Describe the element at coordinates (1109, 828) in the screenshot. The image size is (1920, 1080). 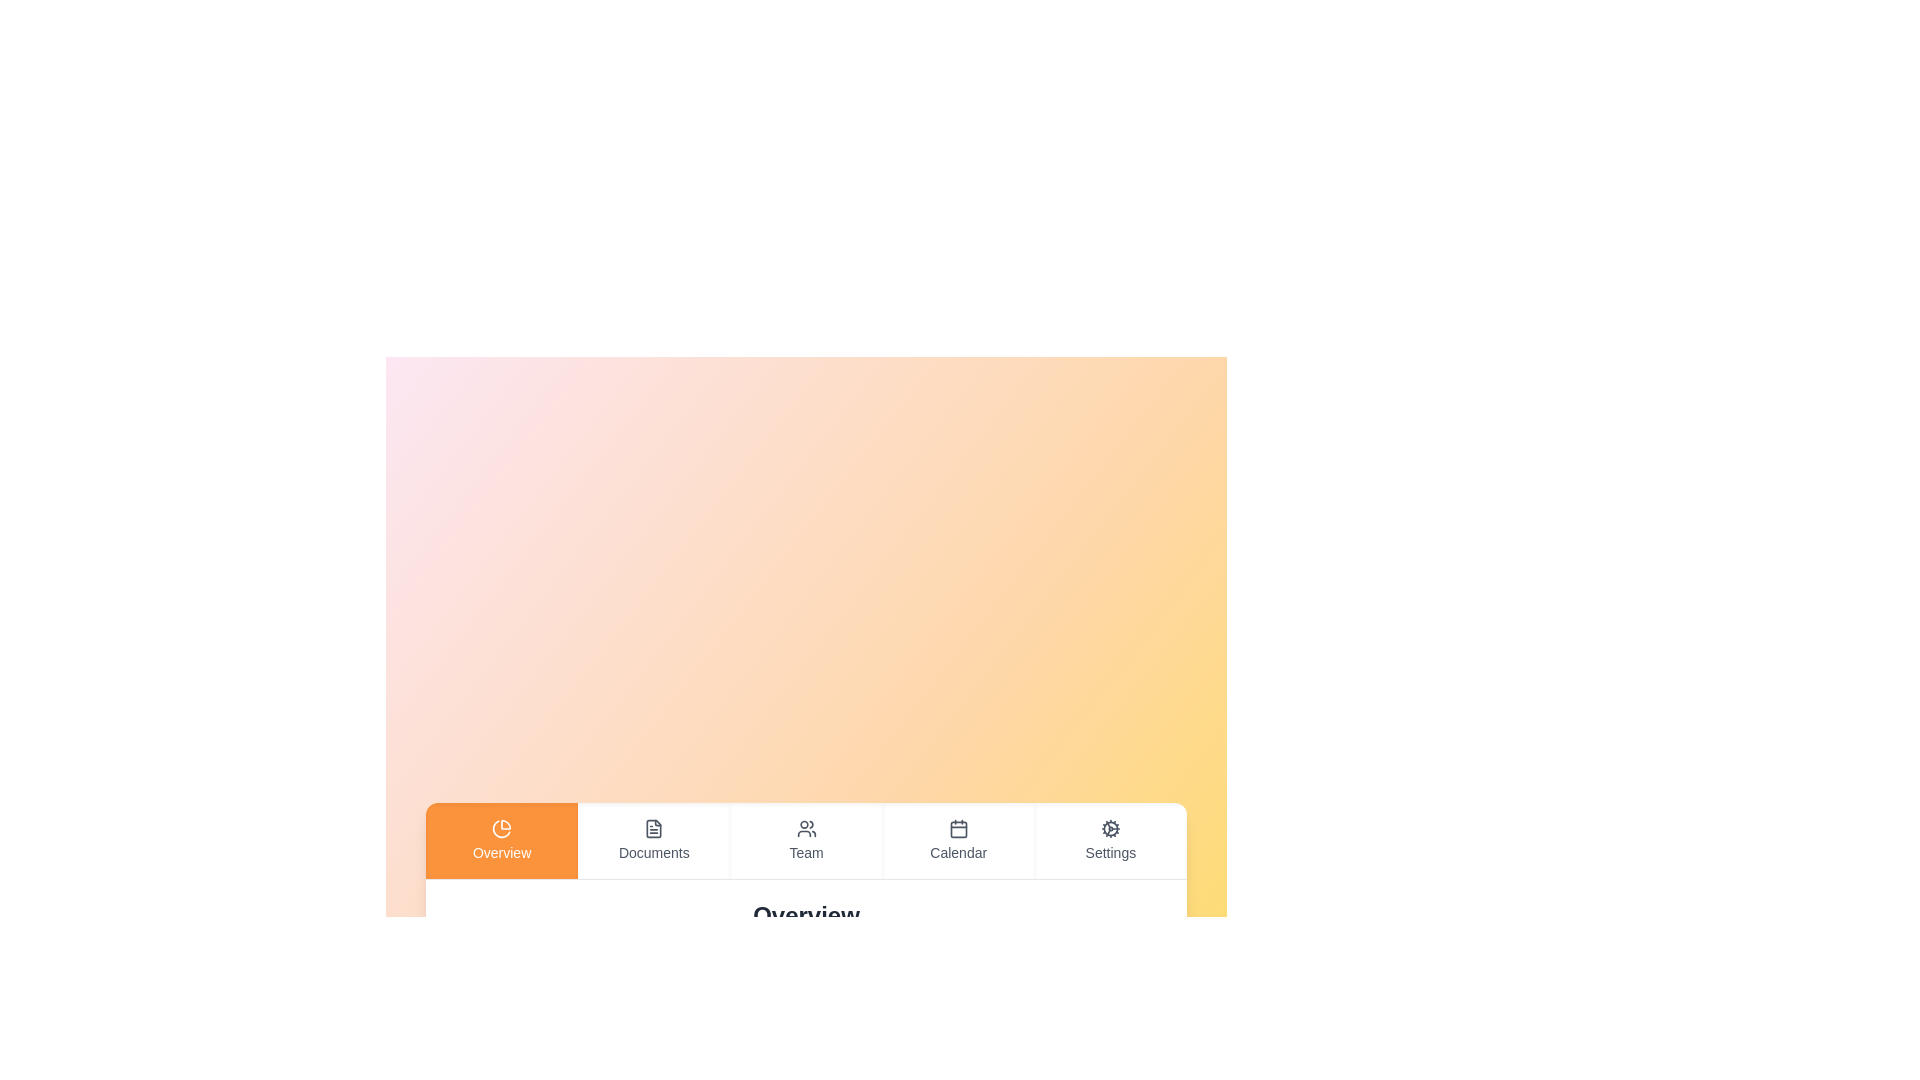
I see `the circular SVG component that is part of the gear icon located in the top-right corner of the bottom navigation bar labeled 'Settings'` at that location.